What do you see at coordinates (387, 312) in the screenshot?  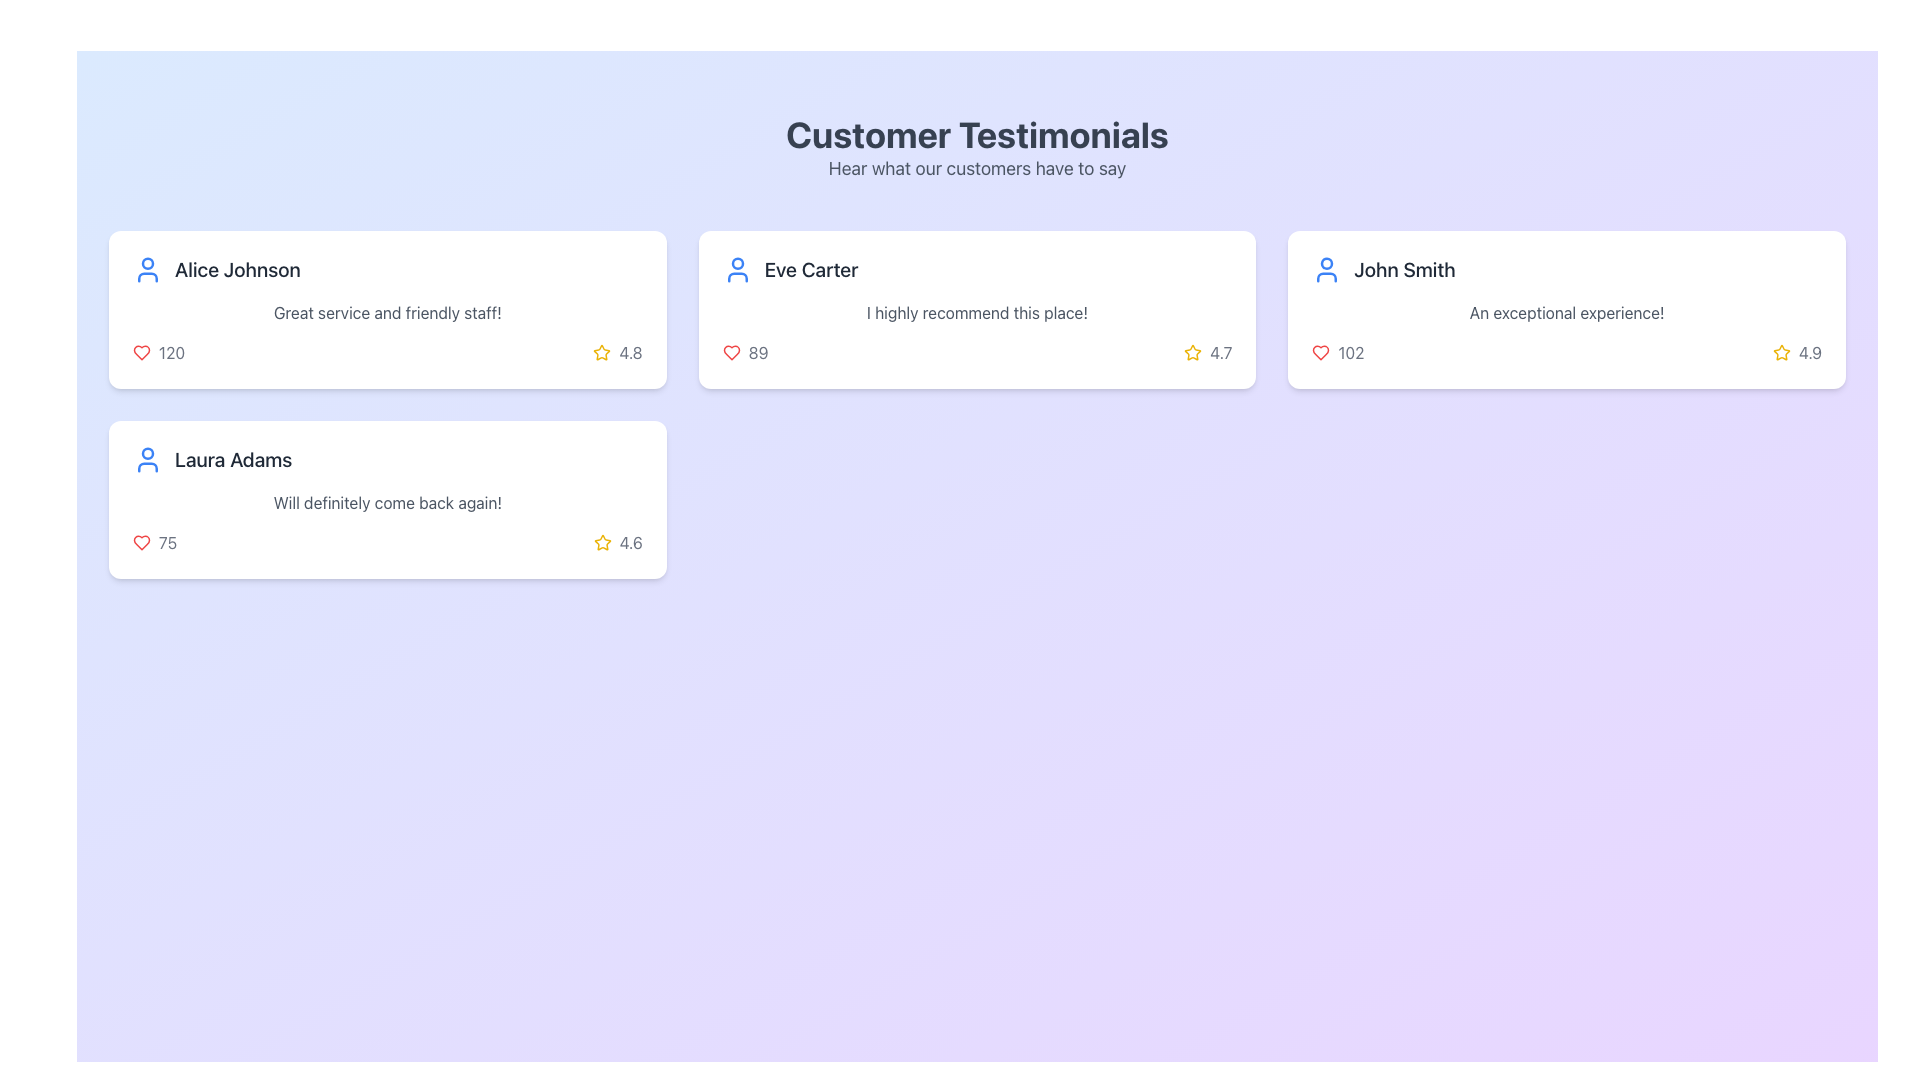 I see `the user testimonial text block located below 'Alice Johnson' and above the heart and star icons` at bounding box center [387, 312].